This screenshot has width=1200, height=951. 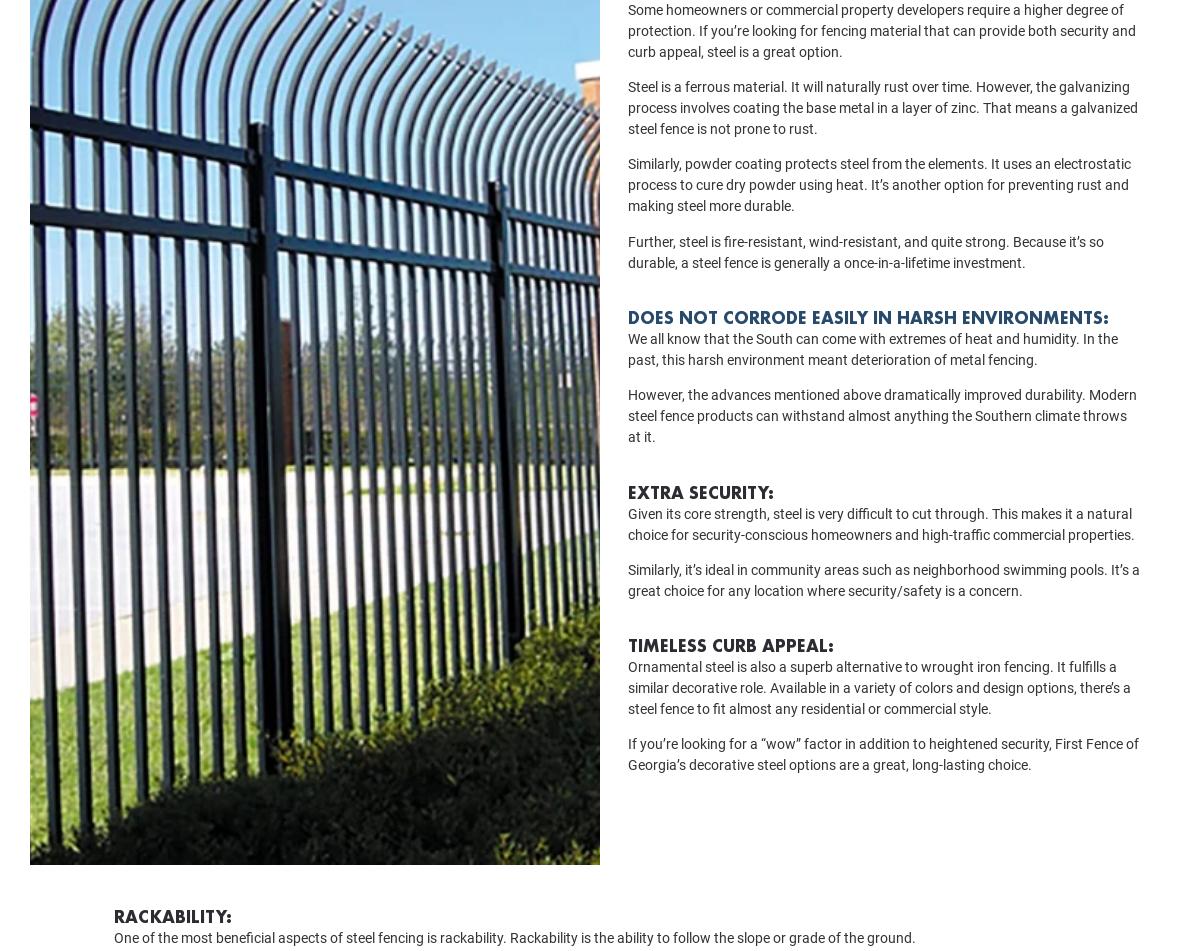 I want to click on 'Further, steel is fire-resistant, wind-resistant, and quite strong. Because it’s so durable, a steel fence is generally a once-in-a-lifetime investment.', so click(x=865, y=280).